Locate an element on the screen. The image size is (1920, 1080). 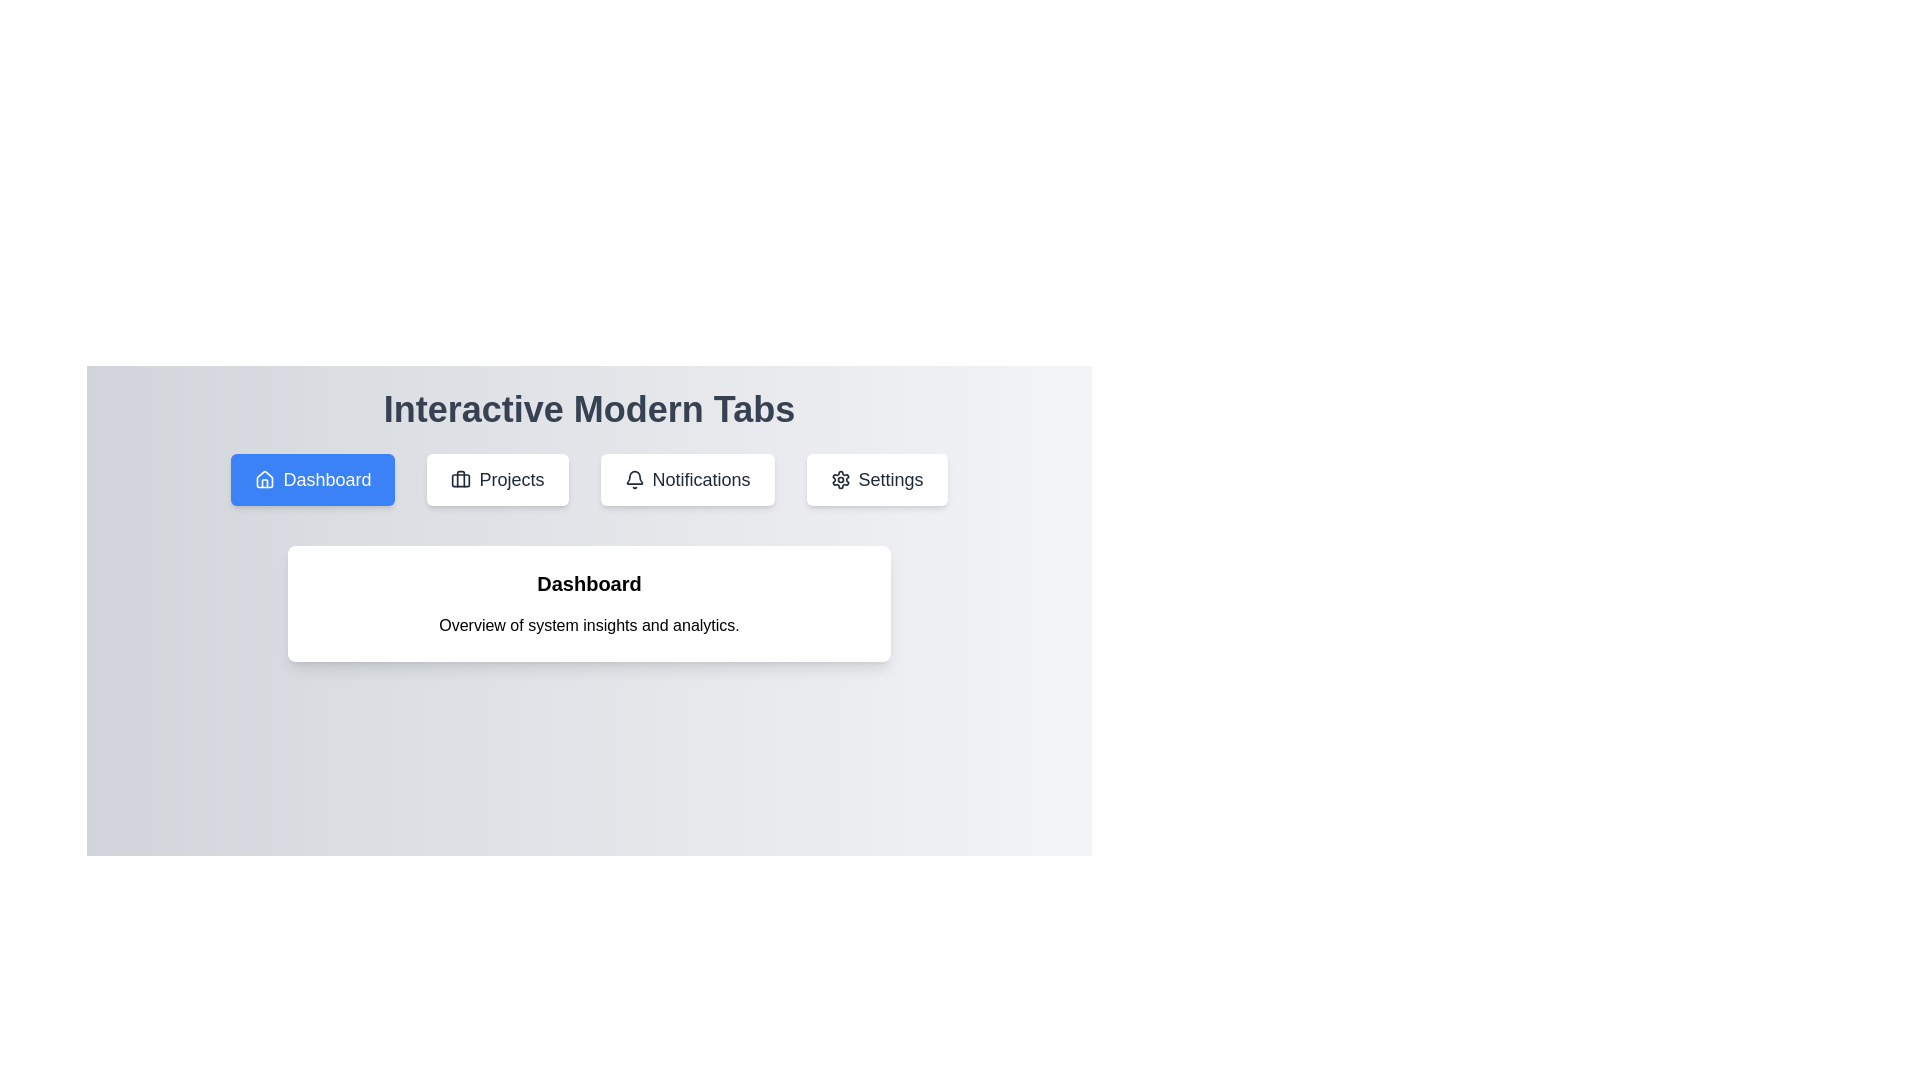
the heading text 'Interactive Modern Tabs', which is styled in bold, large dark gray text and centrally aligned above the navigation buttons is located at coordinates (588, 408).